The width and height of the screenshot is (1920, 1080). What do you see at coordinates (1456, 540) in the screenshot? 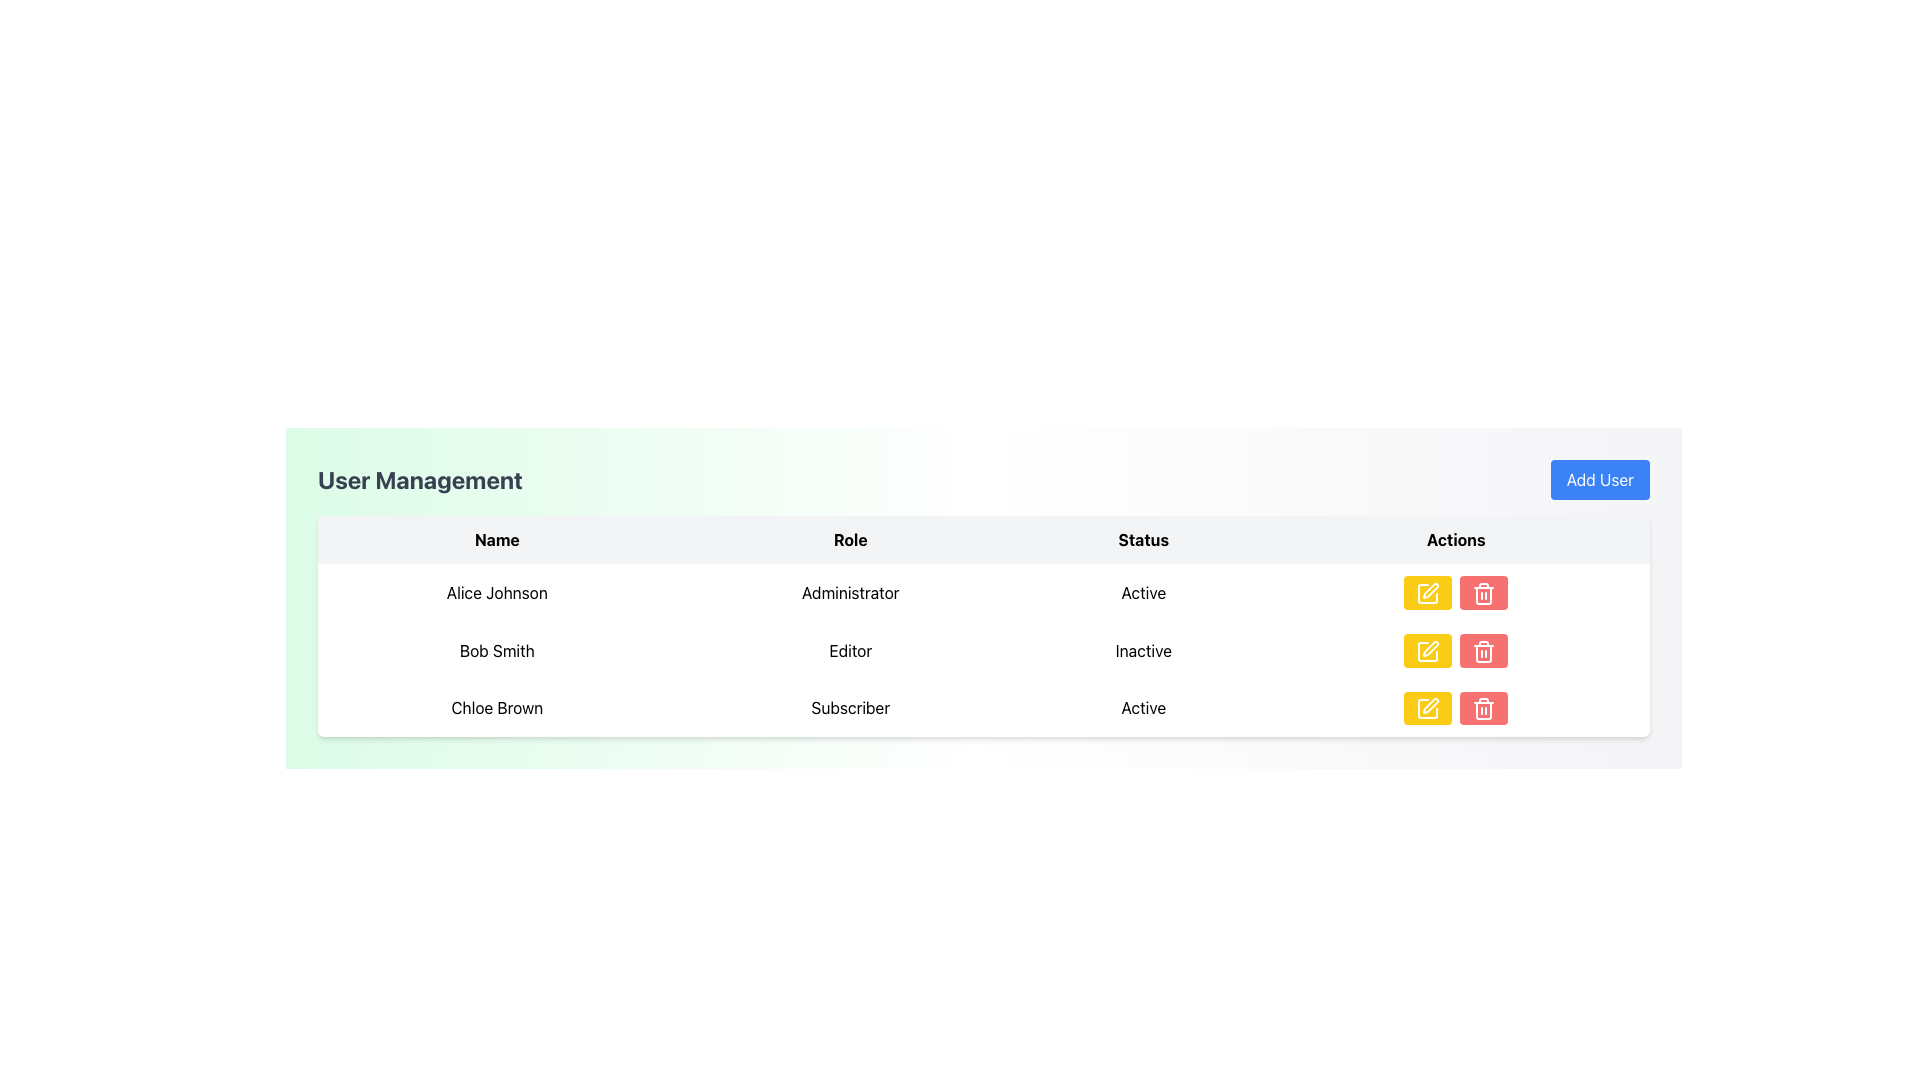
I see `the text header labeled 'Actions', which is the fourth column in a layout that includes 'Name', 'Role', 'Status', and 'Actions'` at bounding box center [1456, 540].